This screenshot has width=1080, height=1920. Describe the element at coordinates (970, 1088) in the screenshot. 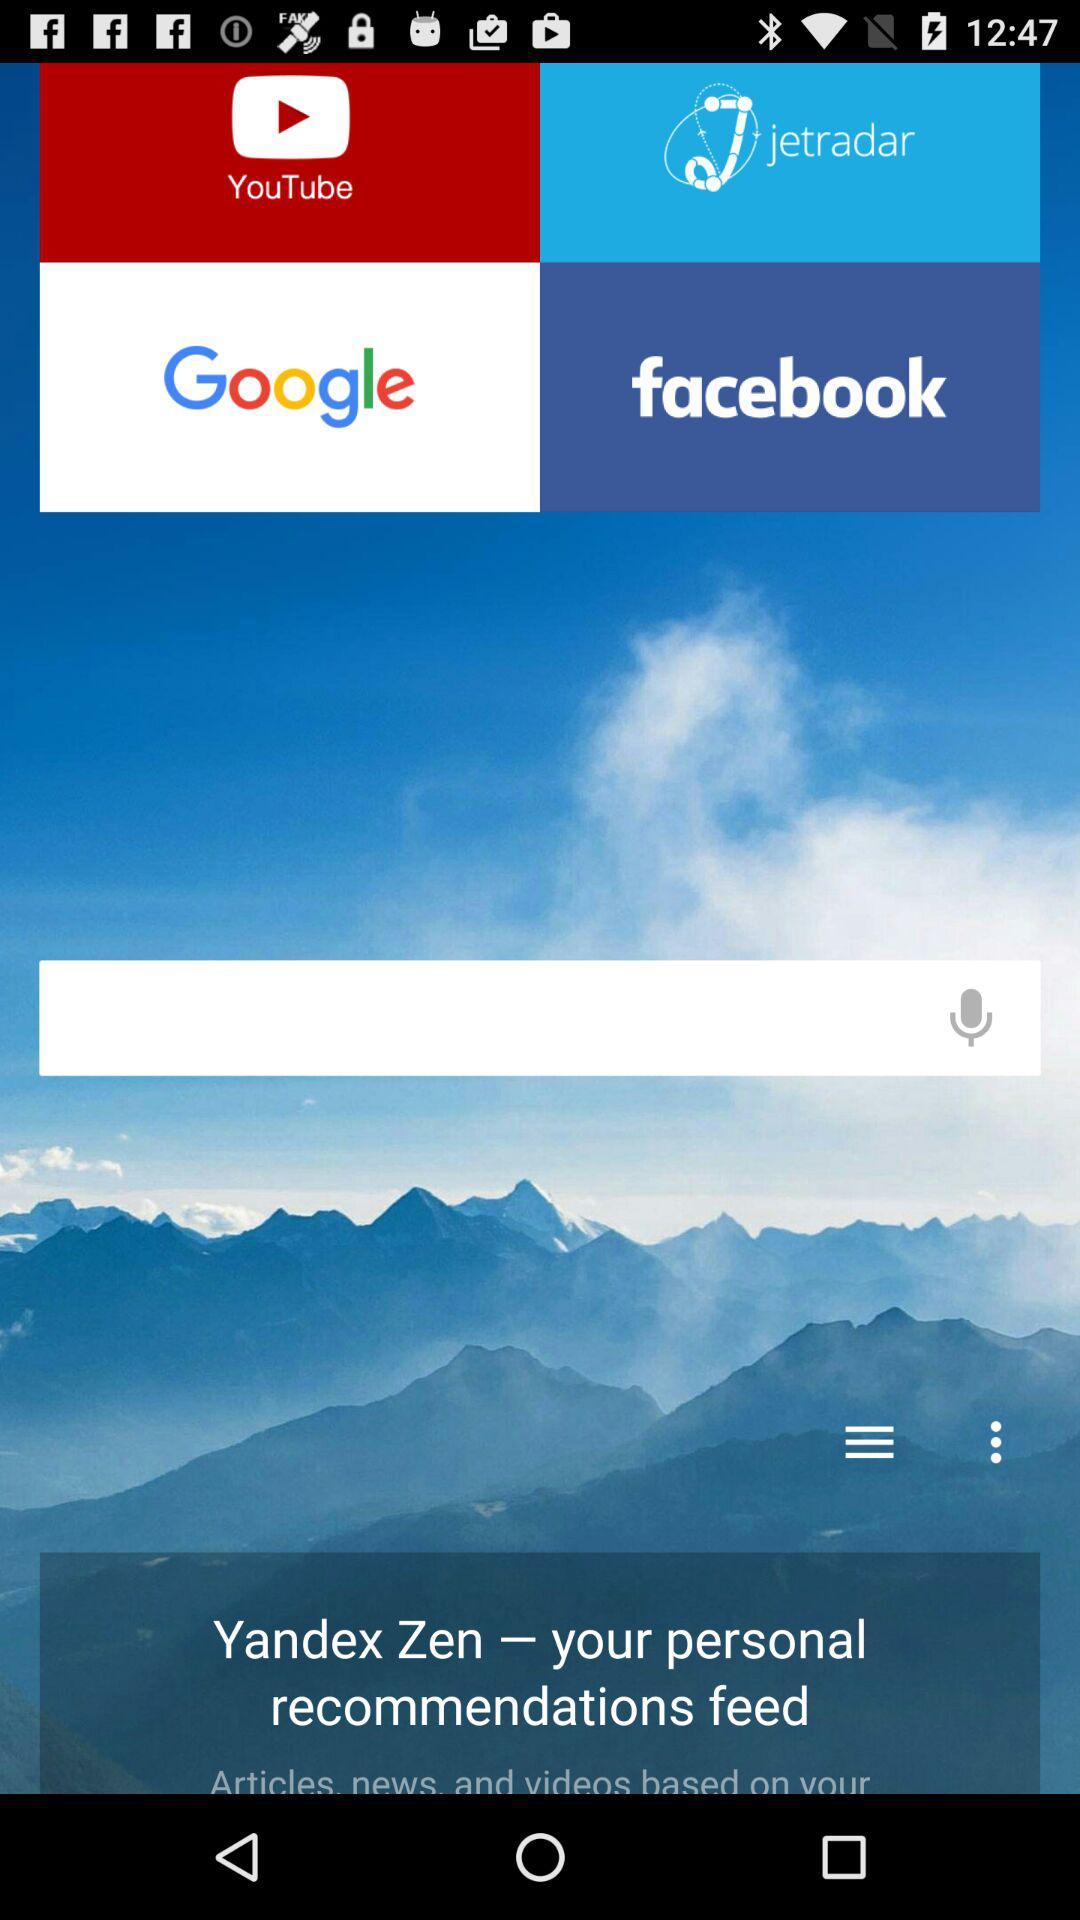

I see `the microphone icon` at that location.